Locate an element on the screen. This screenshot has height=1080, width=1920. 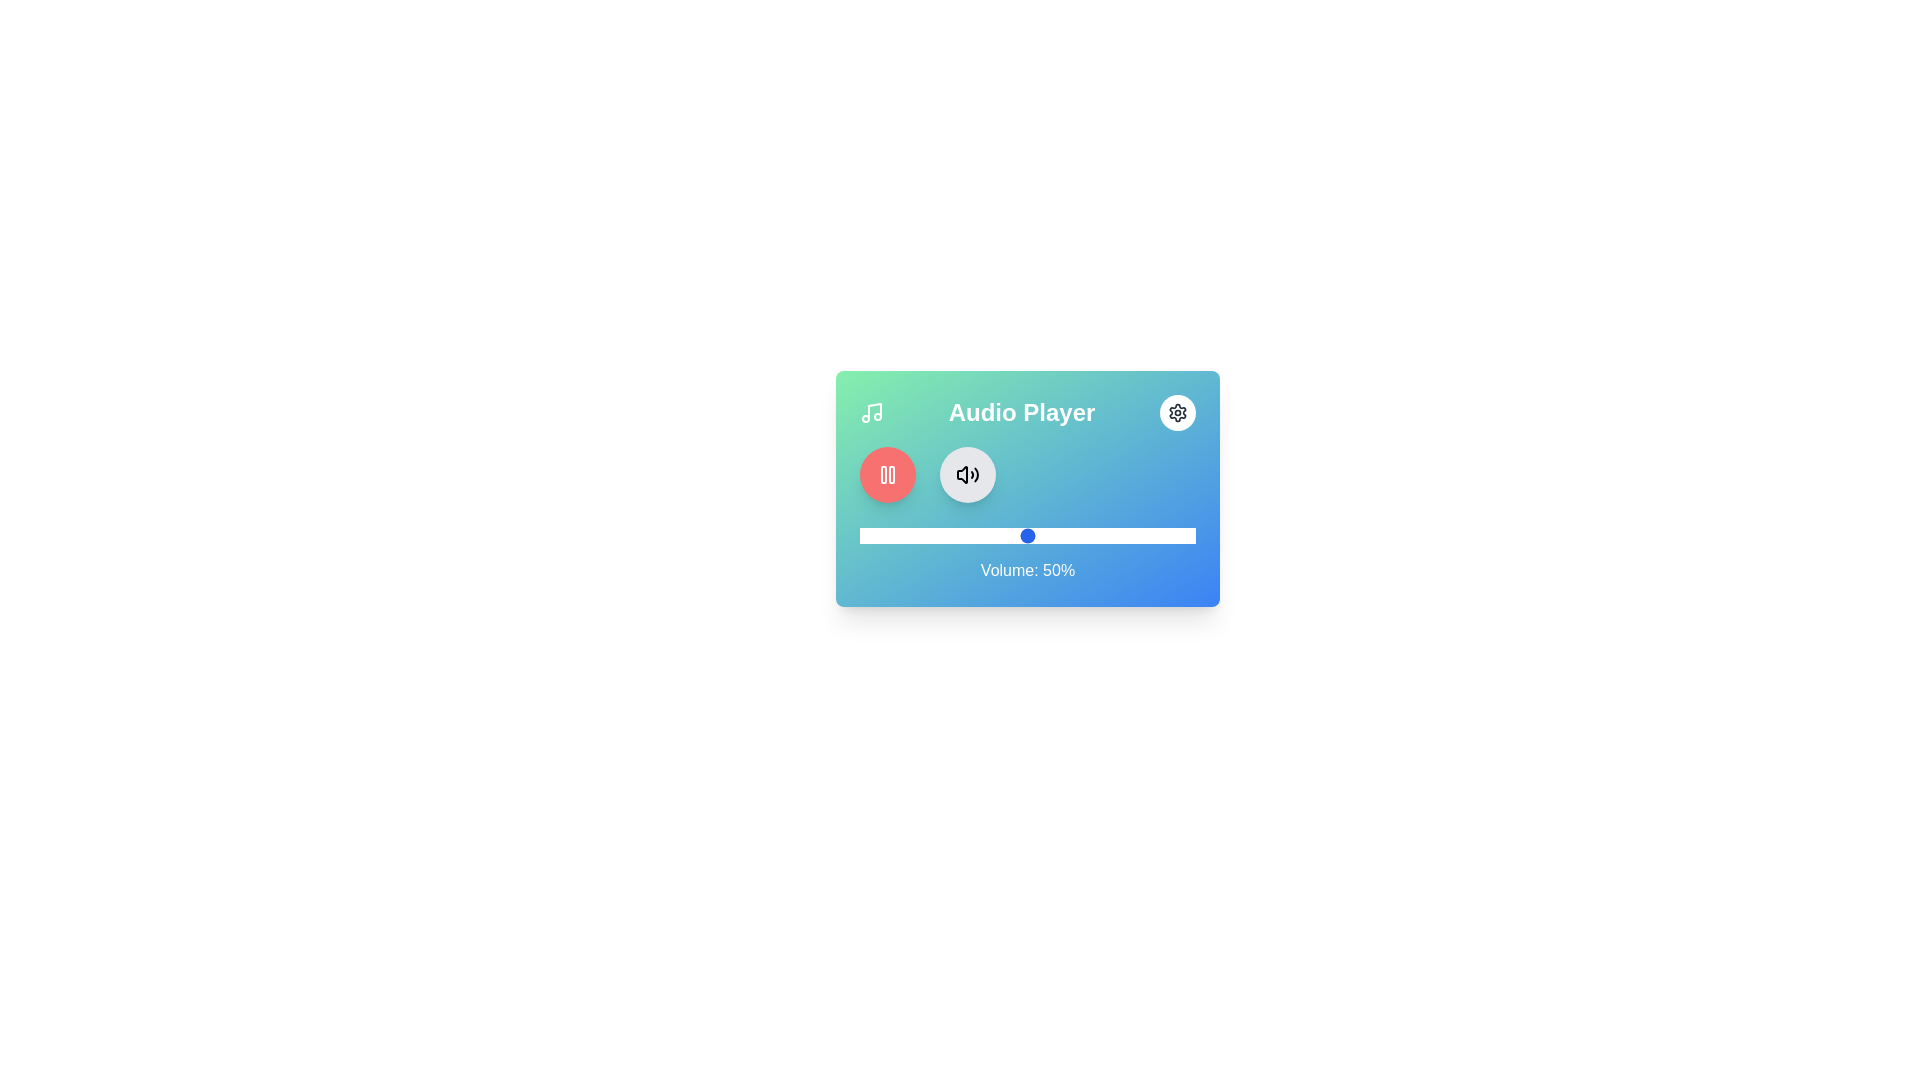
the right vertical rectangle of the pause icon within the media player control panel to potentially display a tooltip is located at coordinates (891, 474).